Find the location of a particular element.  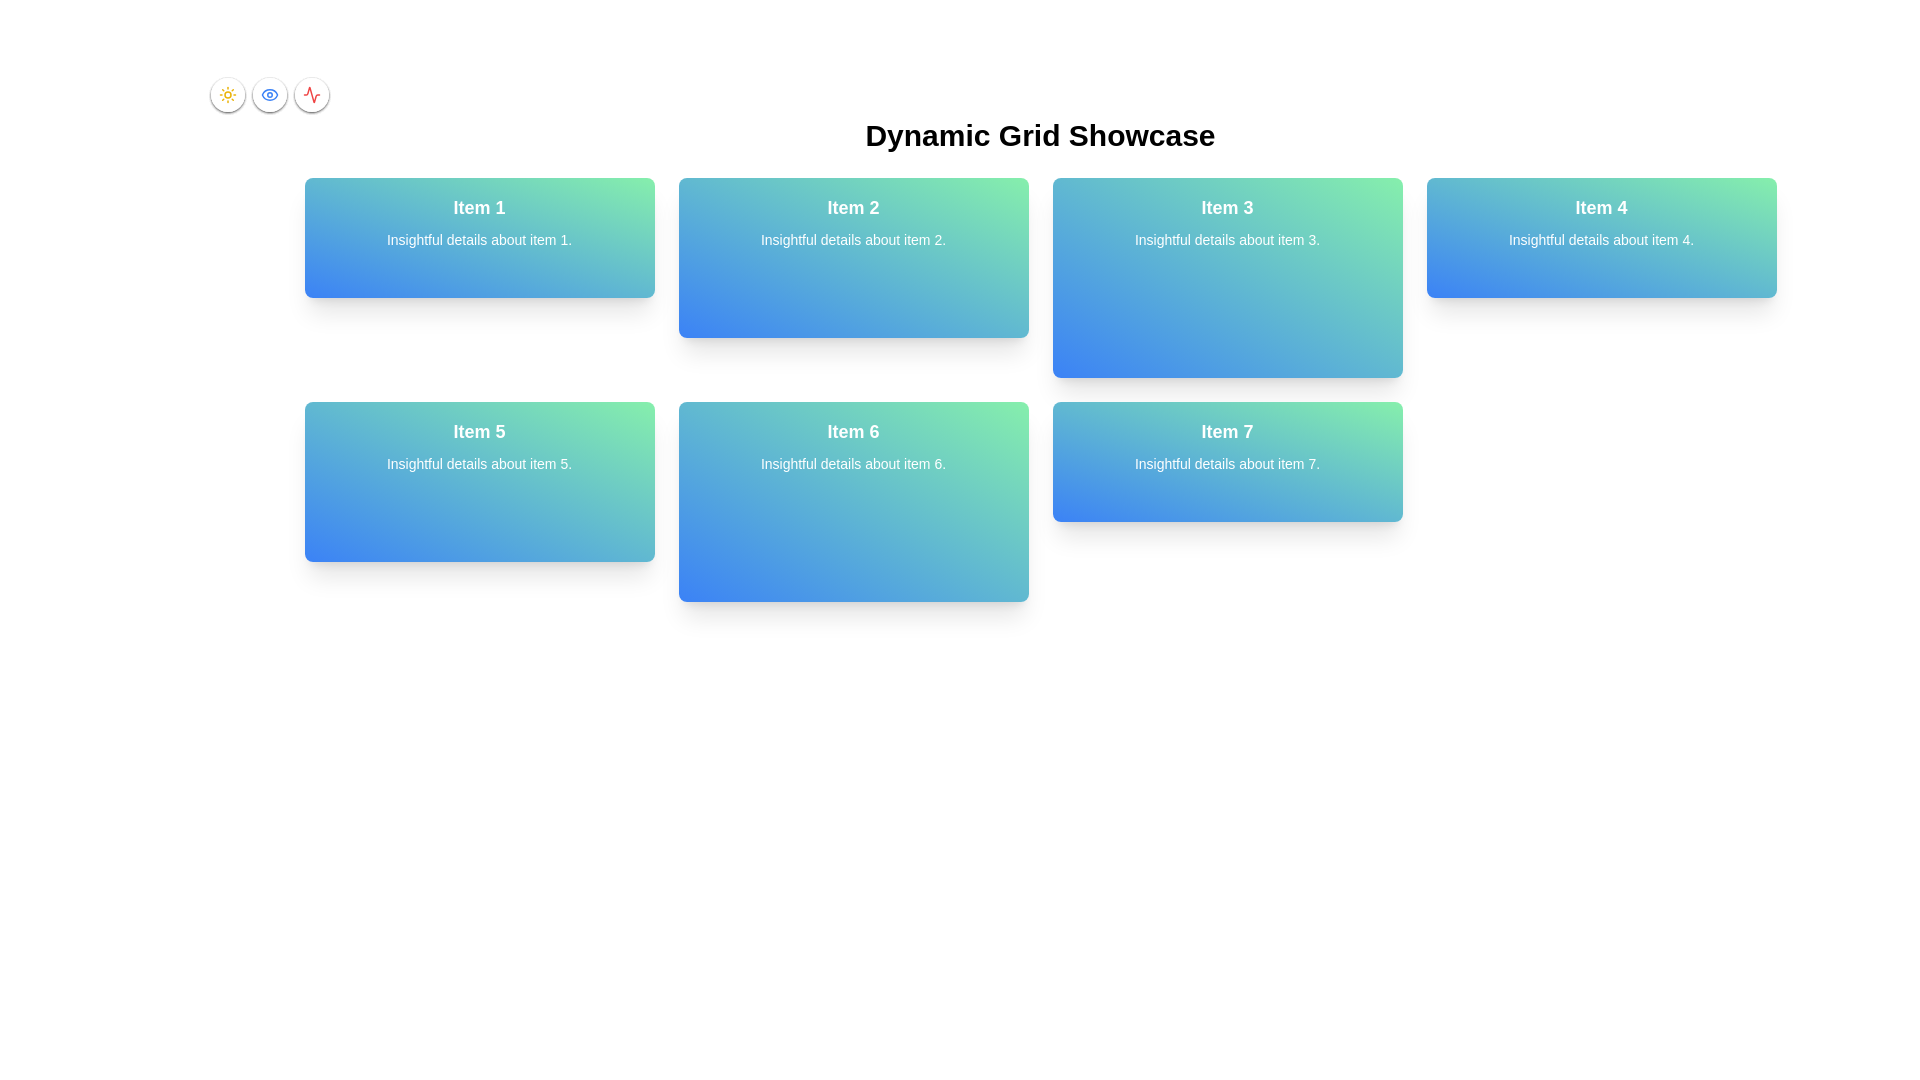

text label located in the bottom right card titled 'Item 7', which identifies the content of the card is located at coordinates (1226, 431).